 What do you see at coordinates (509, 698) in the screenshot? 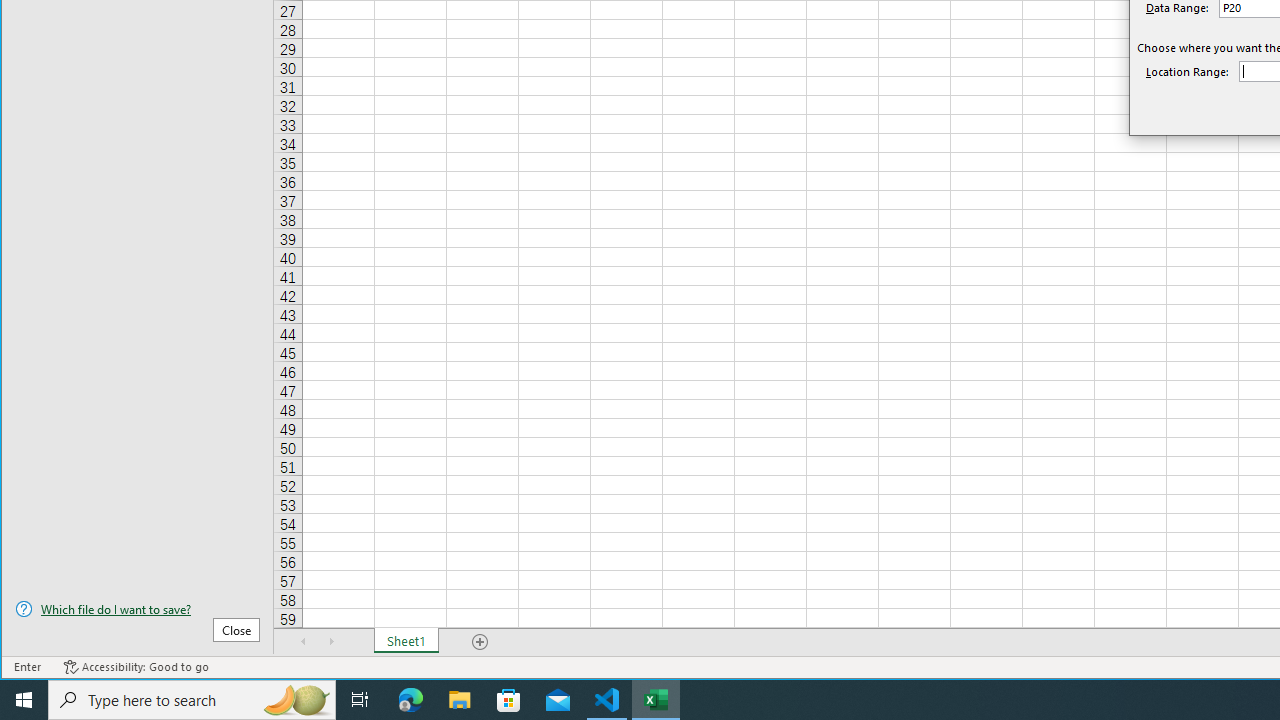
I see `'Microsoft Store'` at bounding box center [509, 698].